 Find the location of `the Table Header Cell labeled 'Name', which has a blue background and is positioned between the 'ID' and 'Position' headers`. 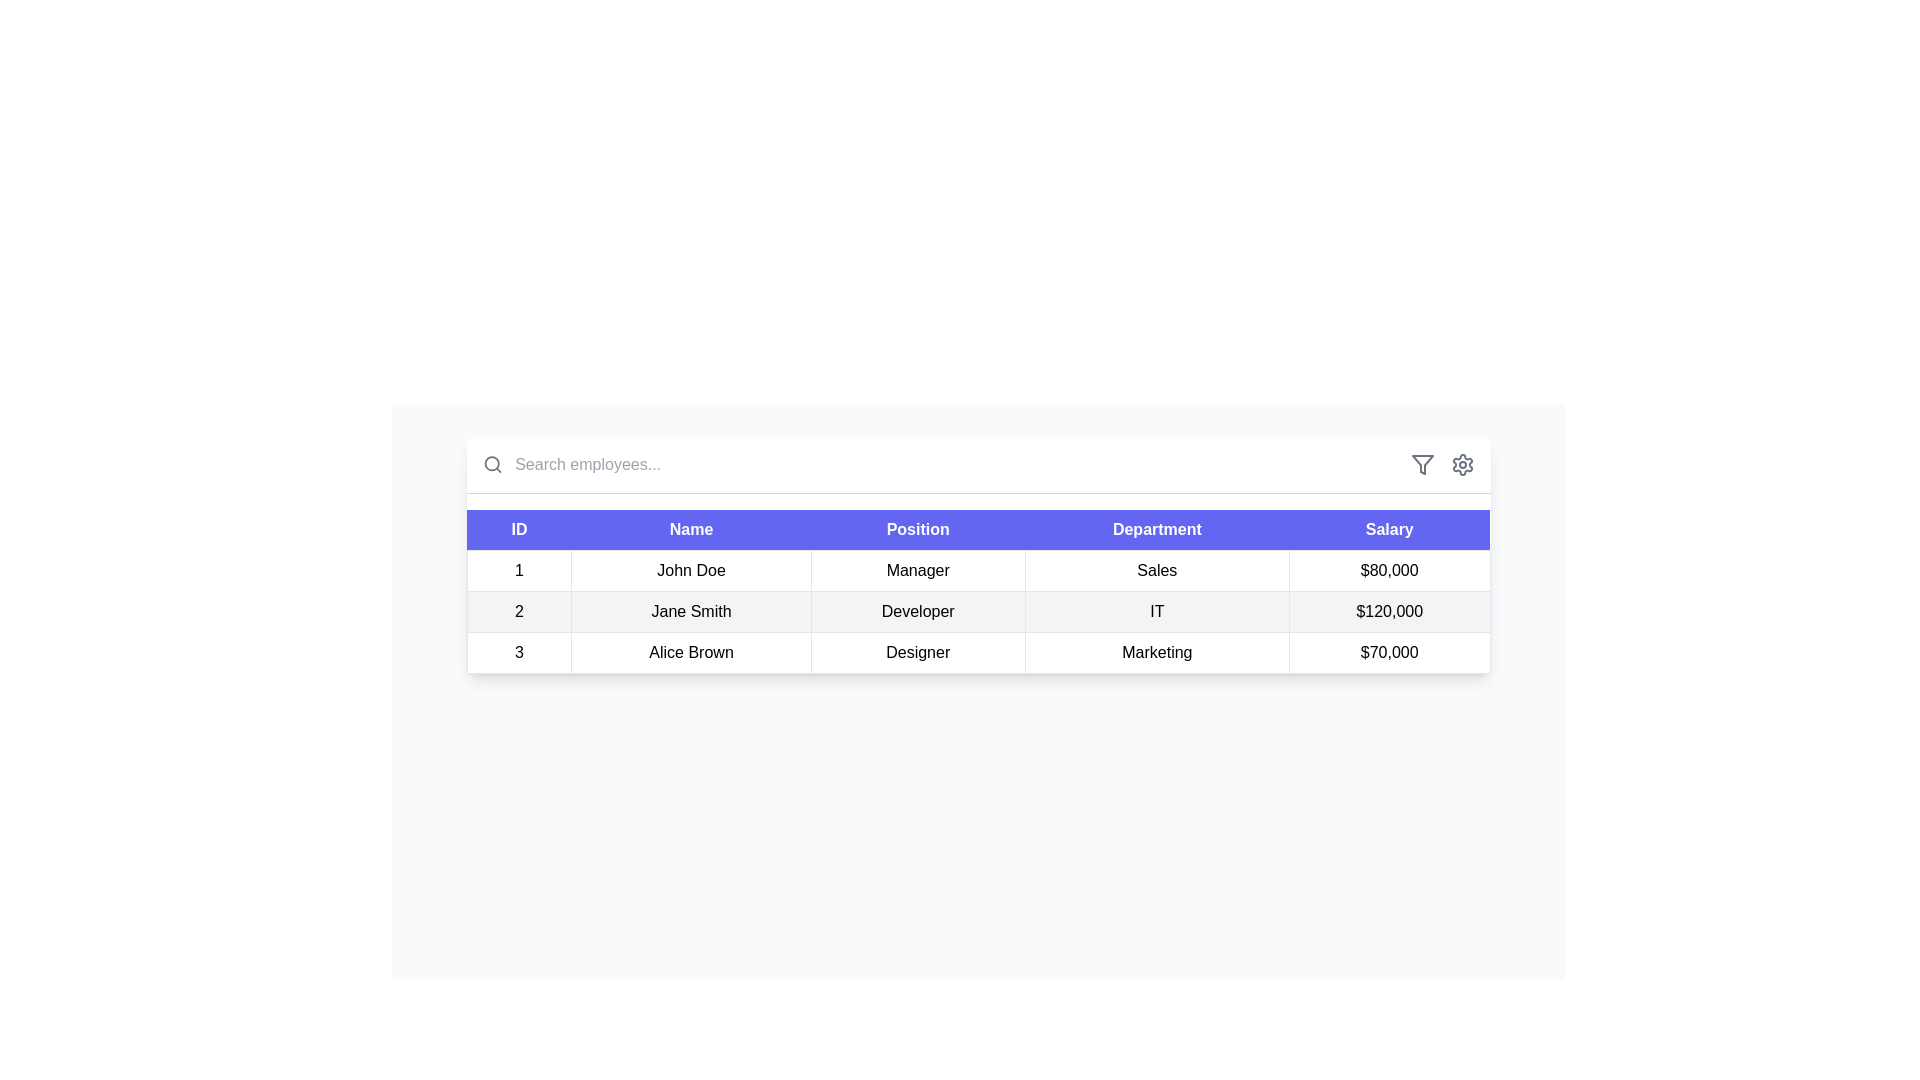

the Table Header Cell labeled 'Name', which has a blue background and is positioned between the 'ID' and 'Position' headers is located at coordinates (691, 529).